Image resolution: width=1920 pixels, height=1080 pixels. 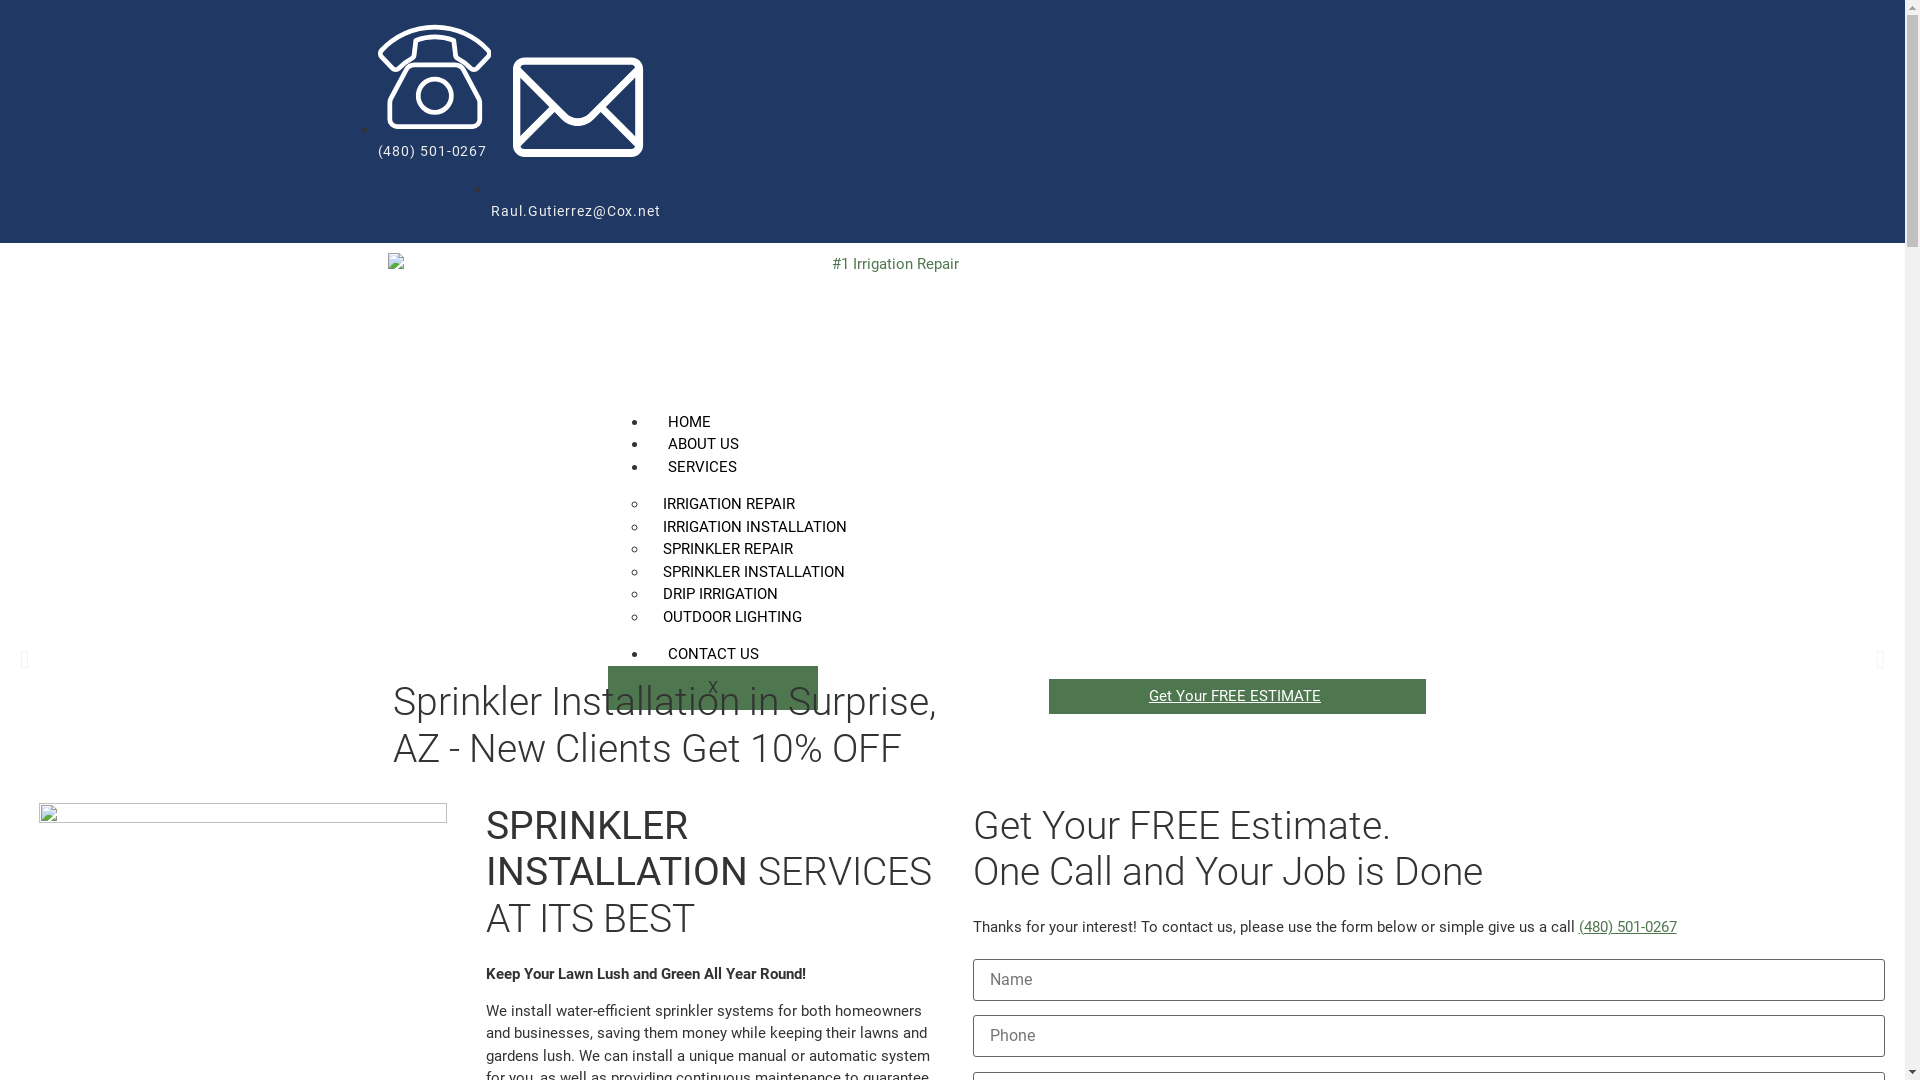 I want to click on 'ABOUT US', so click(x=703, y=442).